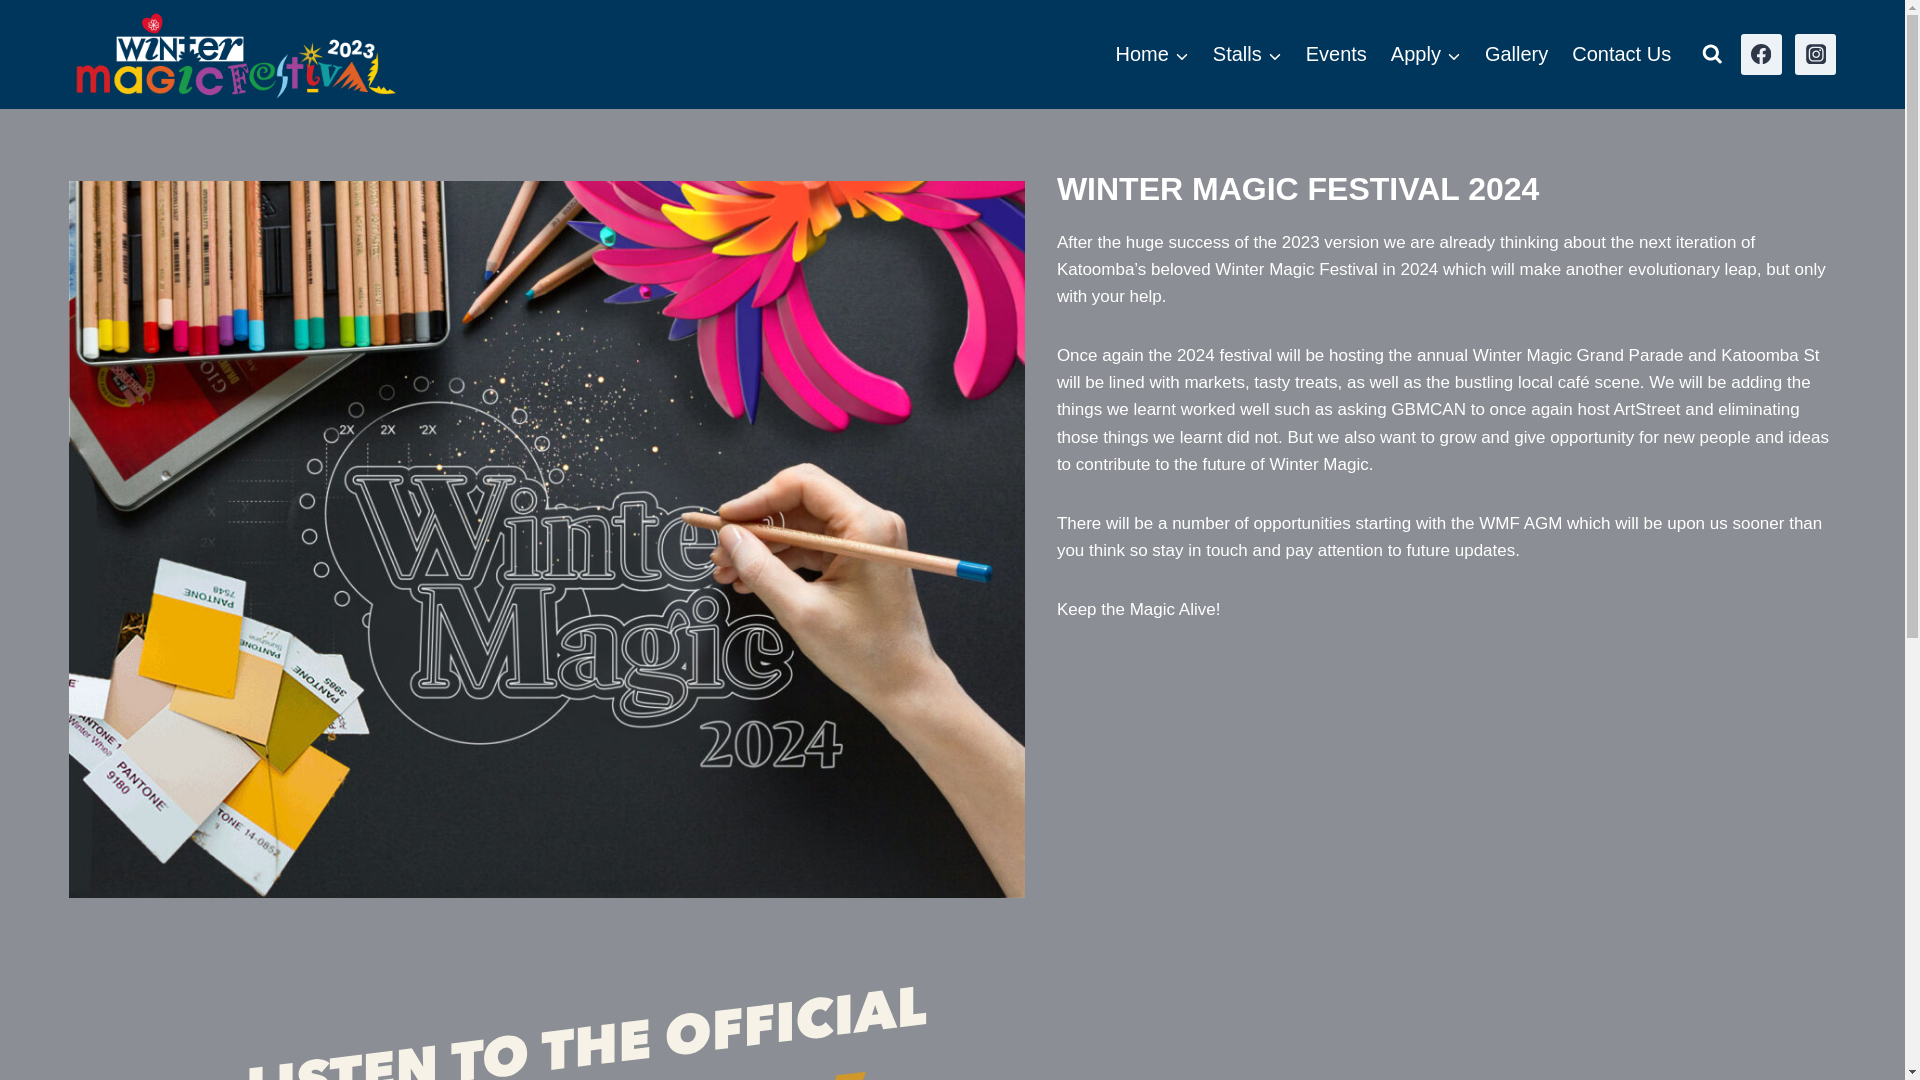  Describe the element at coordinates (1200, 53) in the screenshot. I see `'Stalls'` at that location.